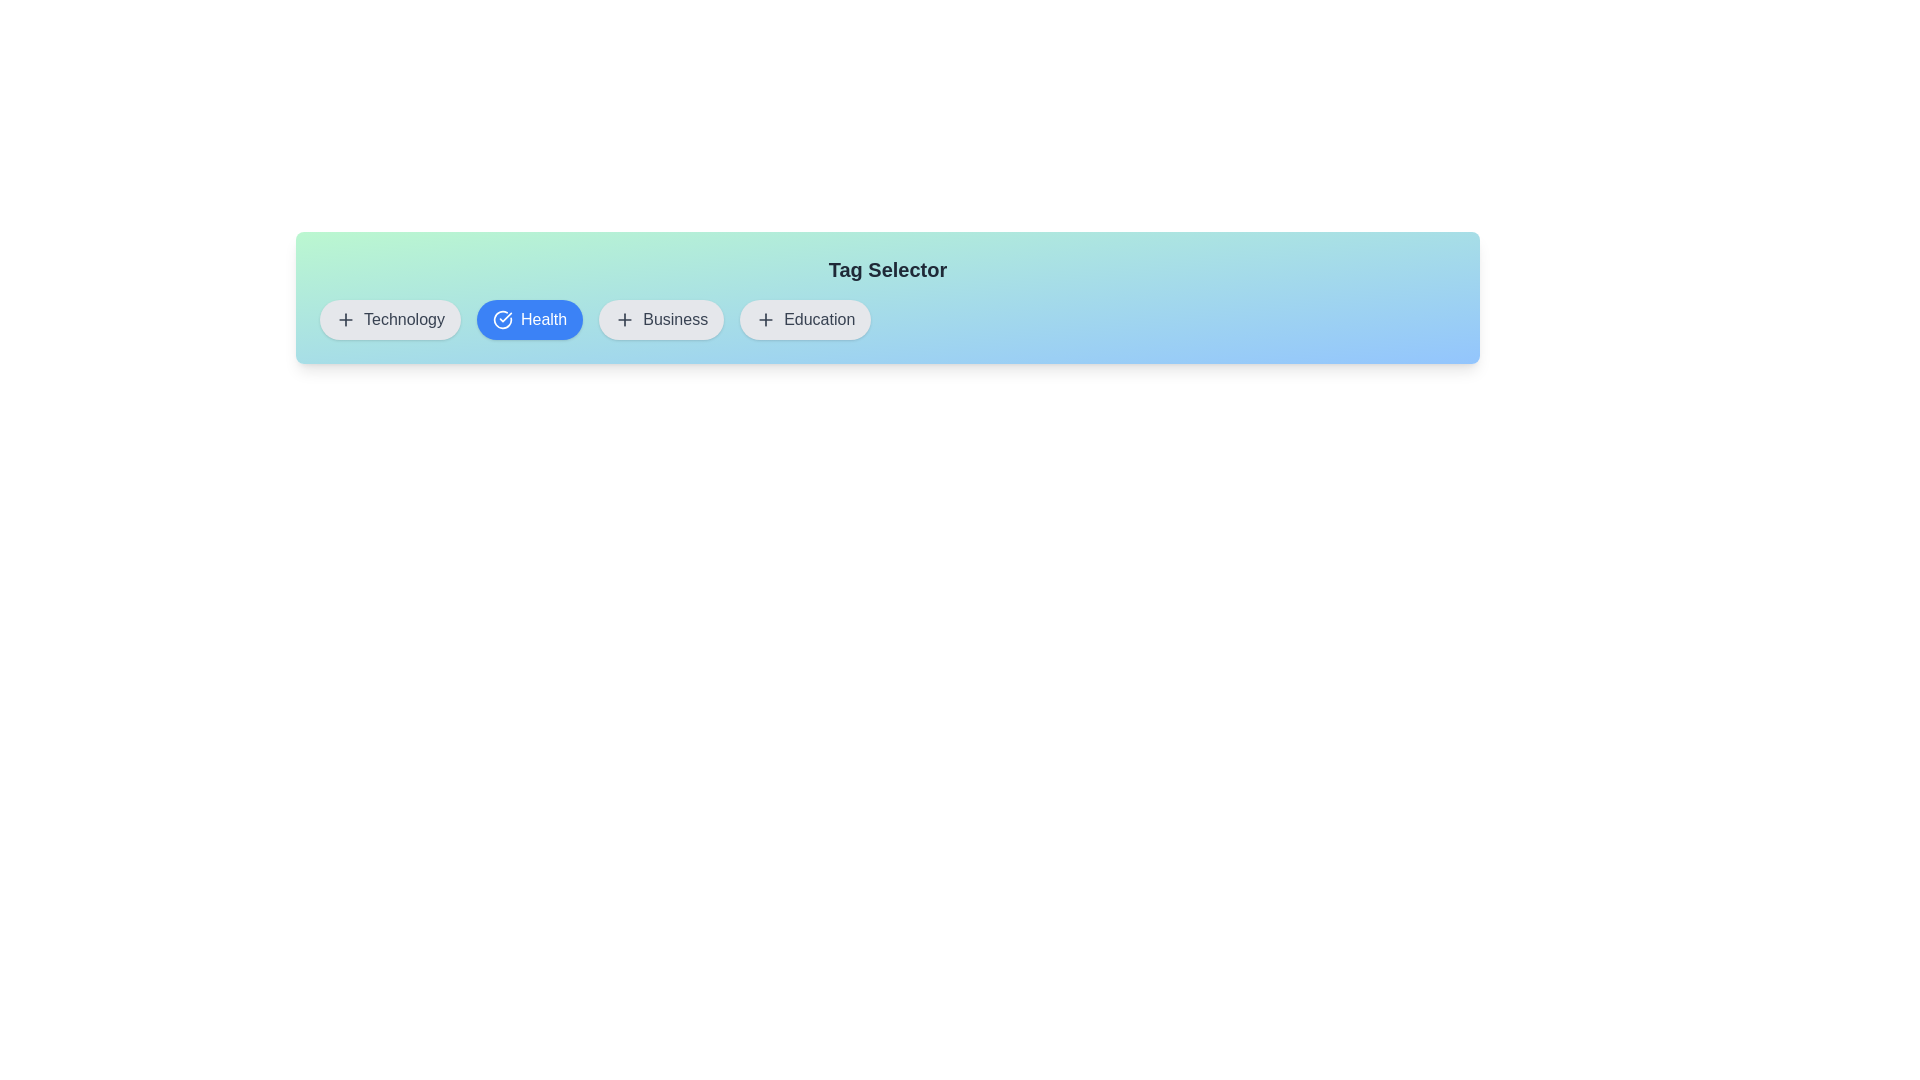 Image resolution: width=1920 pixels, height=1080 pixels. Describe the element at coordinates (529, 319) in the screenshot. I see `the button labeled Health` at that location.